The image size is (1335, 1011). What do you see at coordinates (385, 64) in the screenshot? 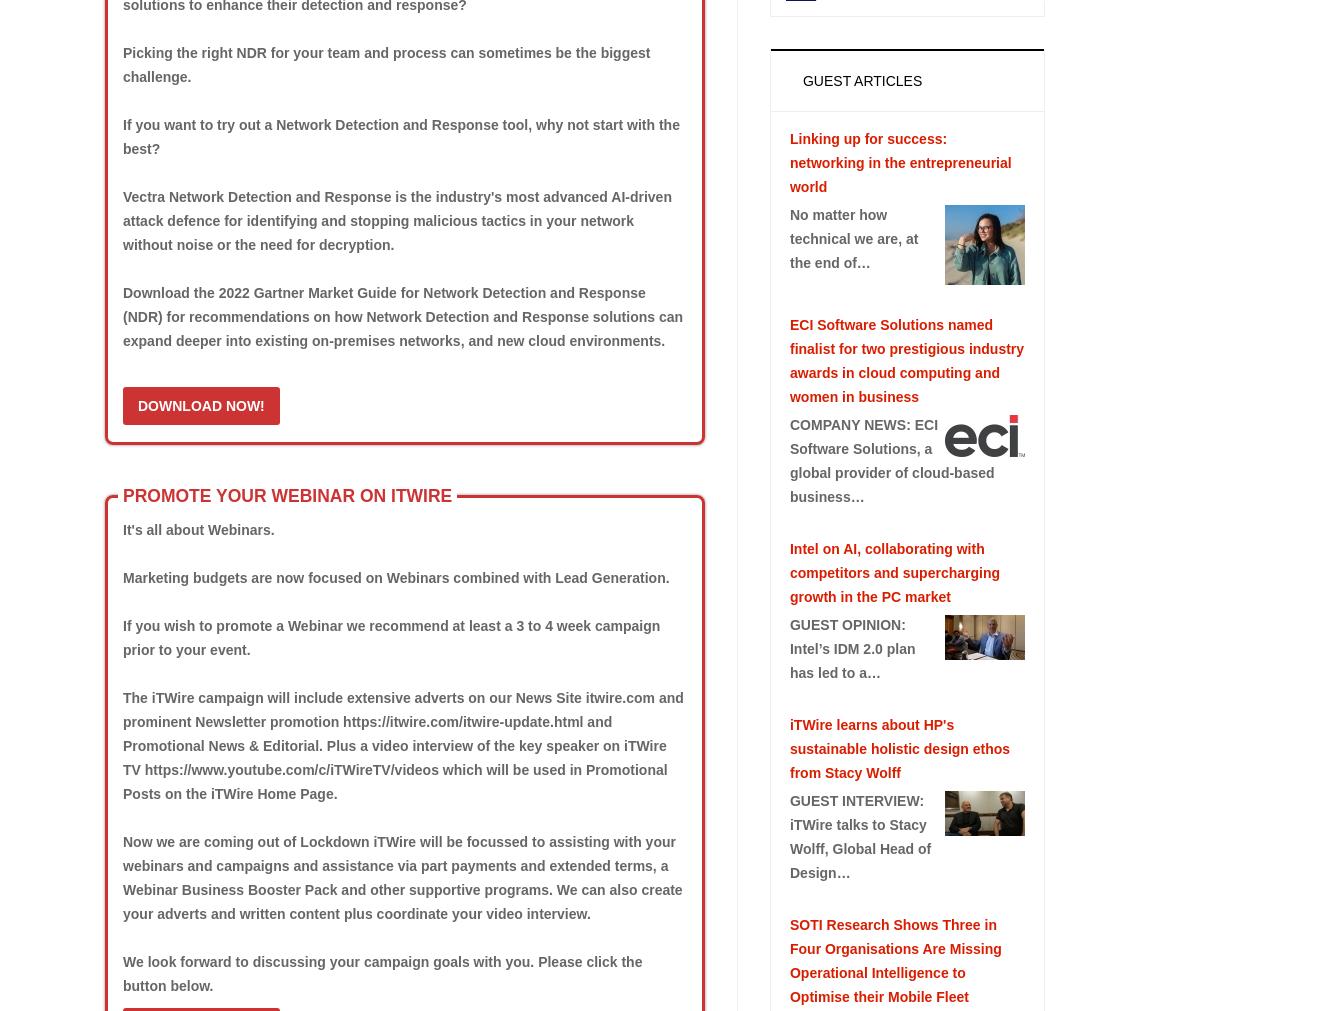
I see `'Picking the right NDR for your team and process can sometimes be the biggest challenge.'` at bounding box center [385, 64].